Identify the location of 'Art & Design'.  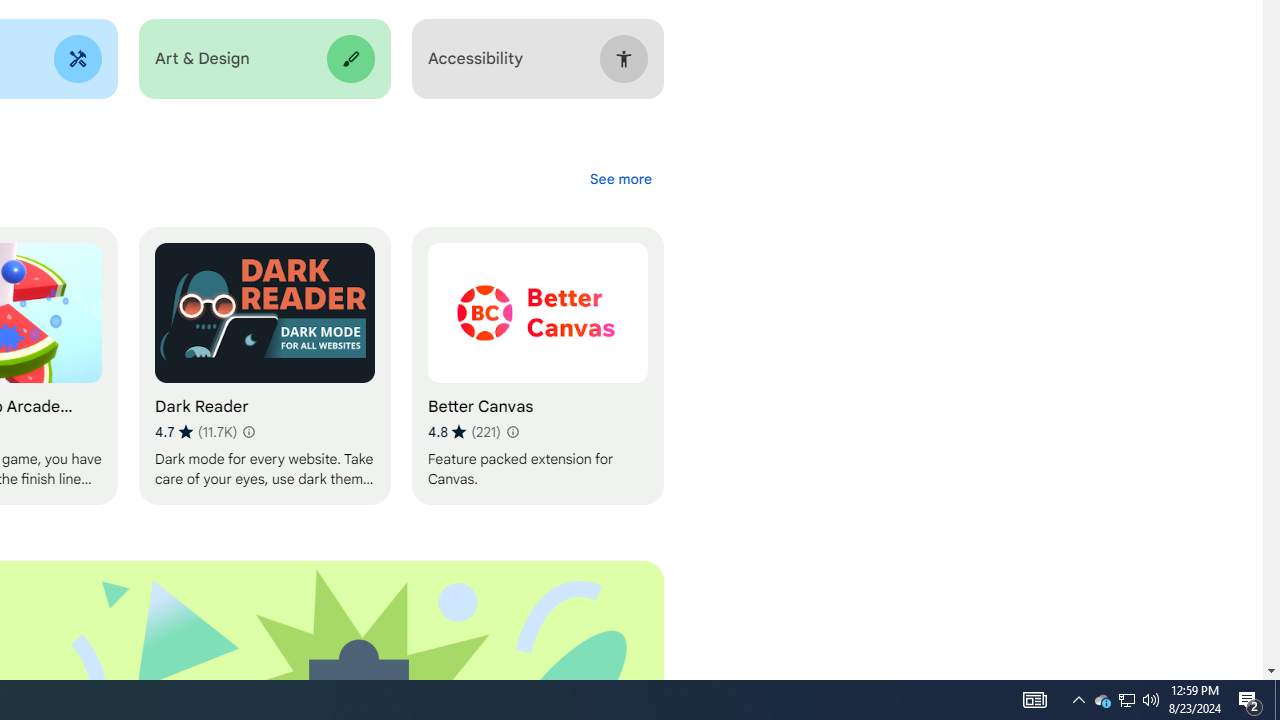
(263, 58).